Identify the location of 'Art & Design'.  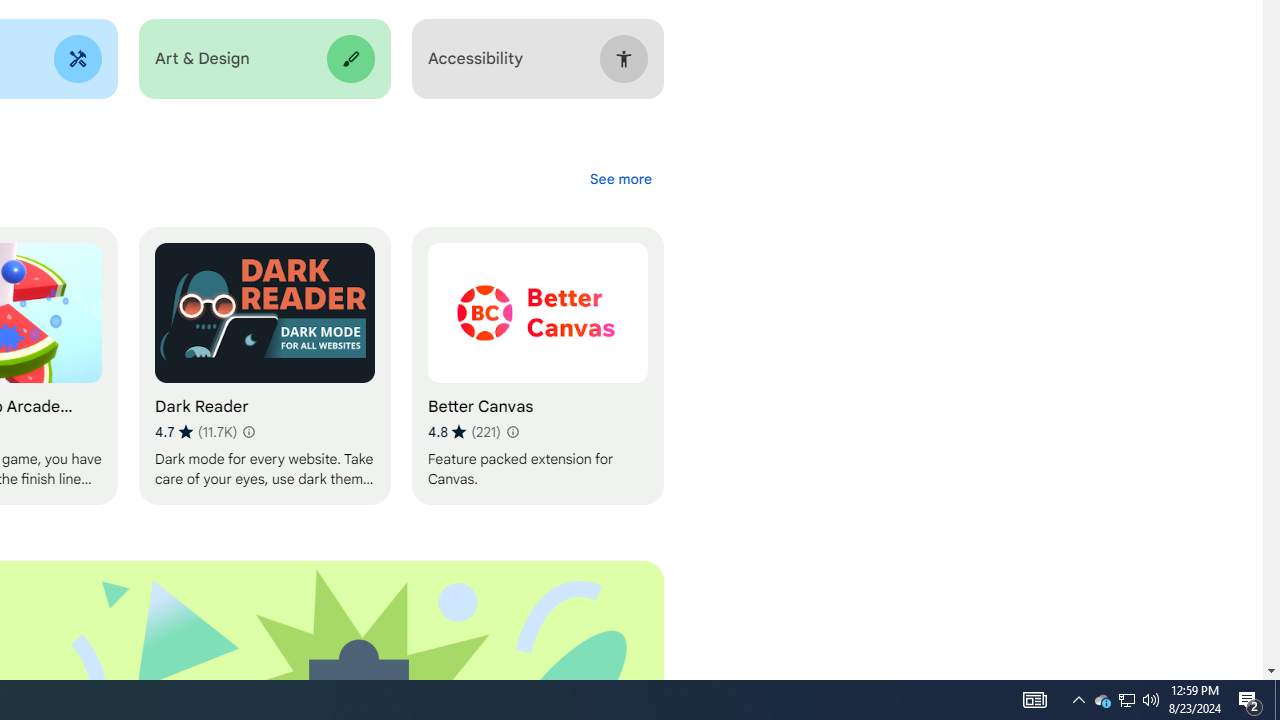
(263, 58).